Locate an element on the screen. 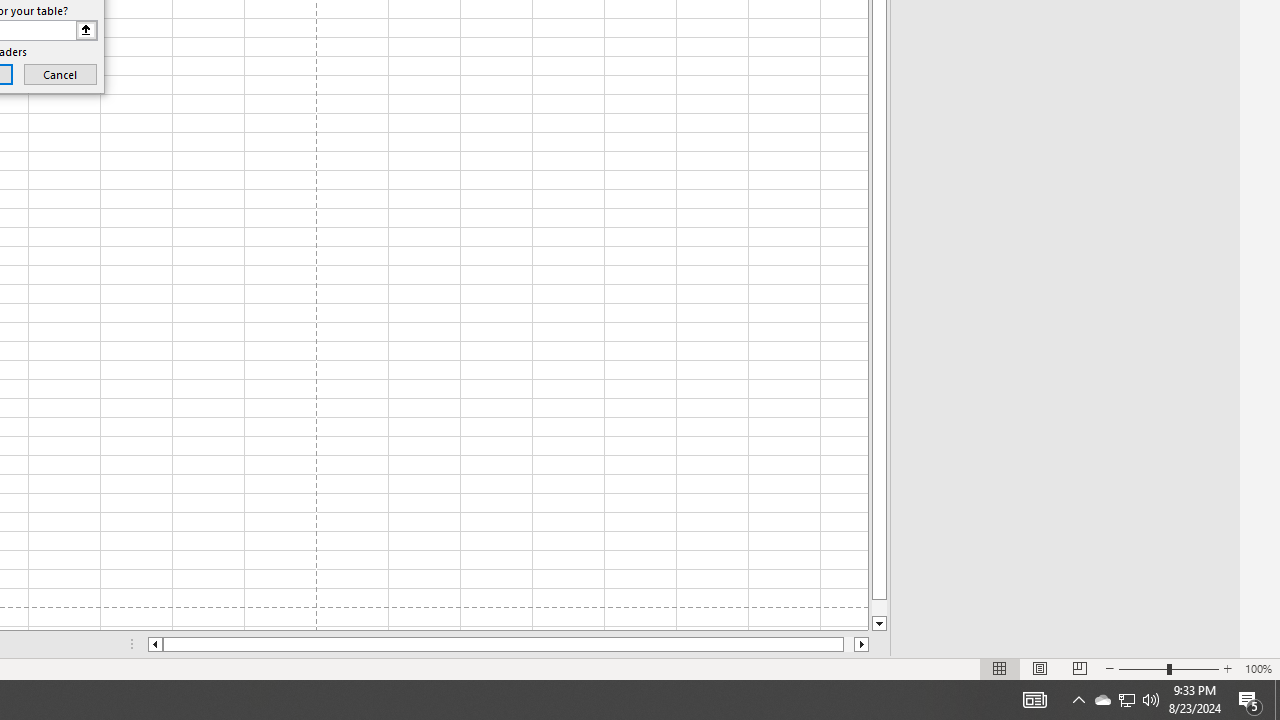 Image resolution: width=1280 pixels, height=720 pixels. 'Column left' is located at coordinates (153, 644).